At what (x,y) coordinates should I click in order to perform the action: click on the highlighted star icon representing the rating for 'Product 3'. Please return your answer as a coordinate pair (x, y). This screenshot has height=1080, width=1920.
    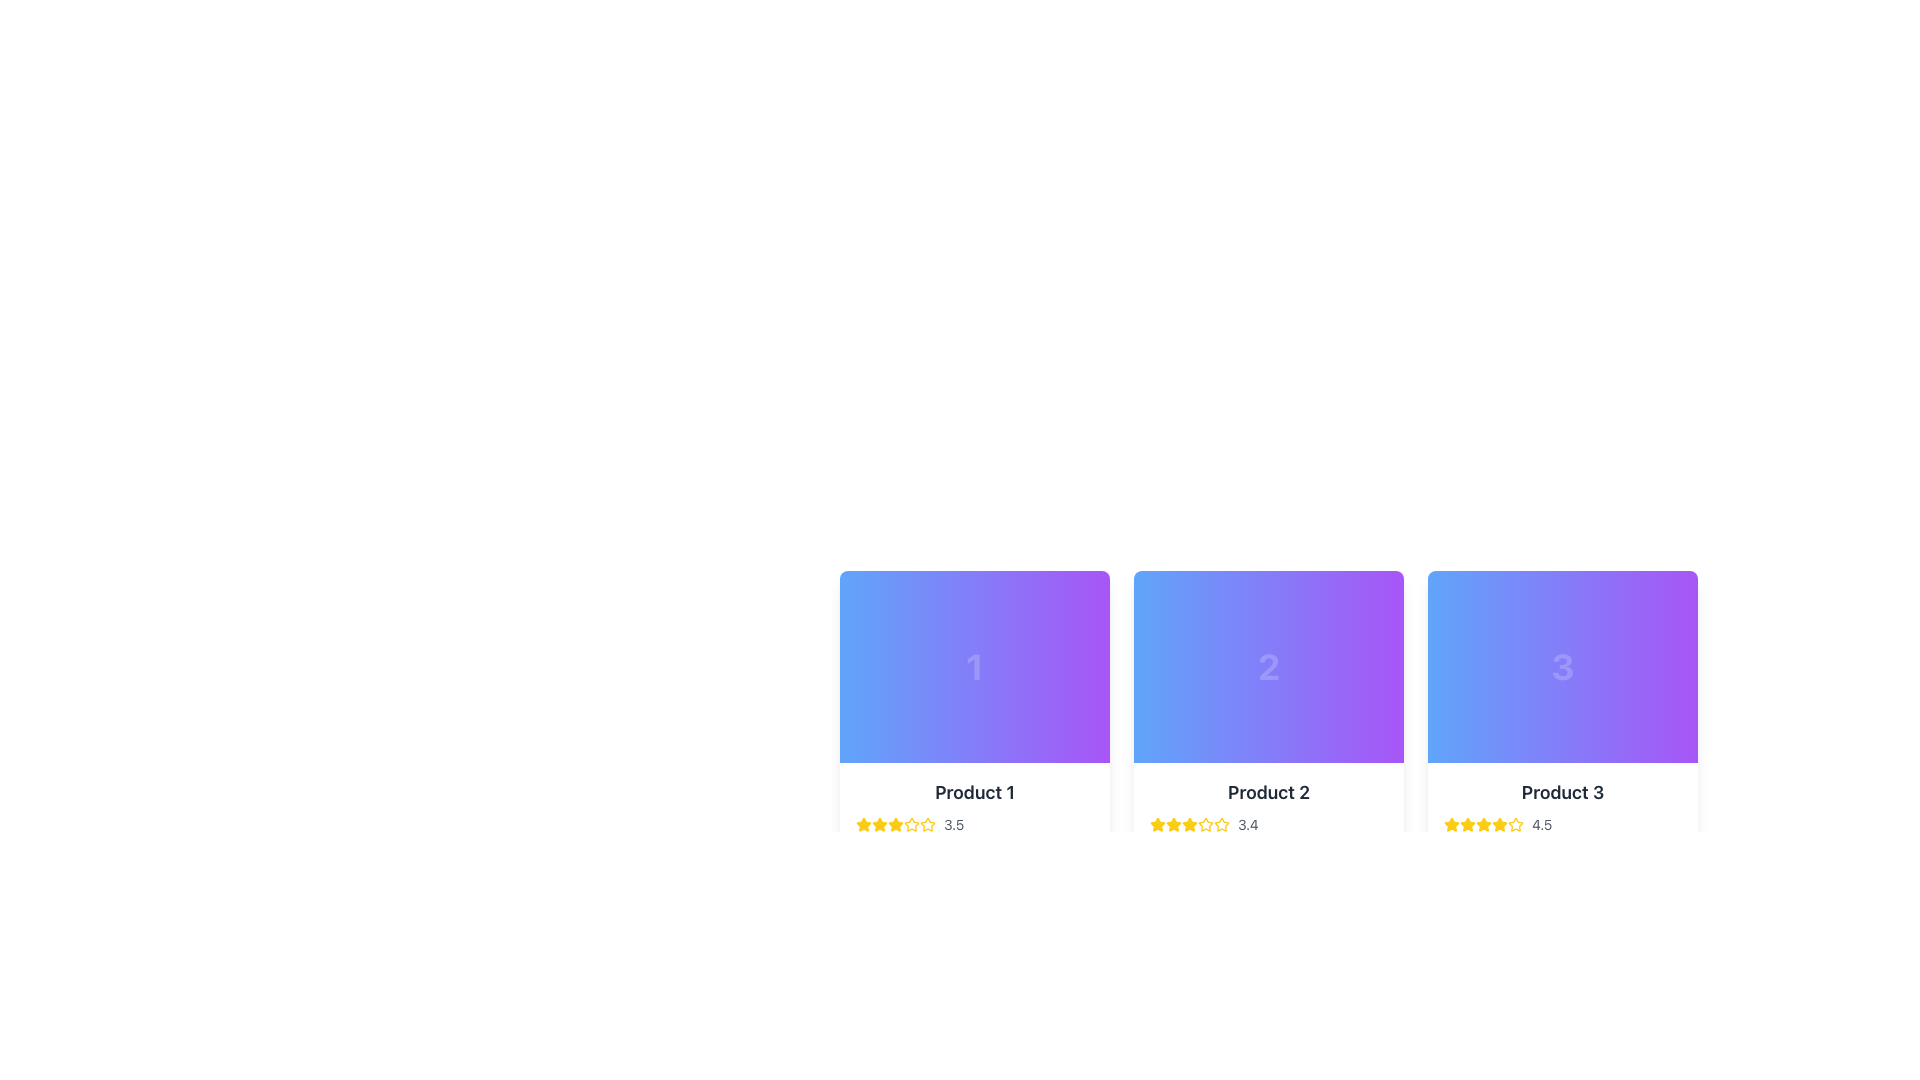
    Looking at the image, I should click on (1451, 824).